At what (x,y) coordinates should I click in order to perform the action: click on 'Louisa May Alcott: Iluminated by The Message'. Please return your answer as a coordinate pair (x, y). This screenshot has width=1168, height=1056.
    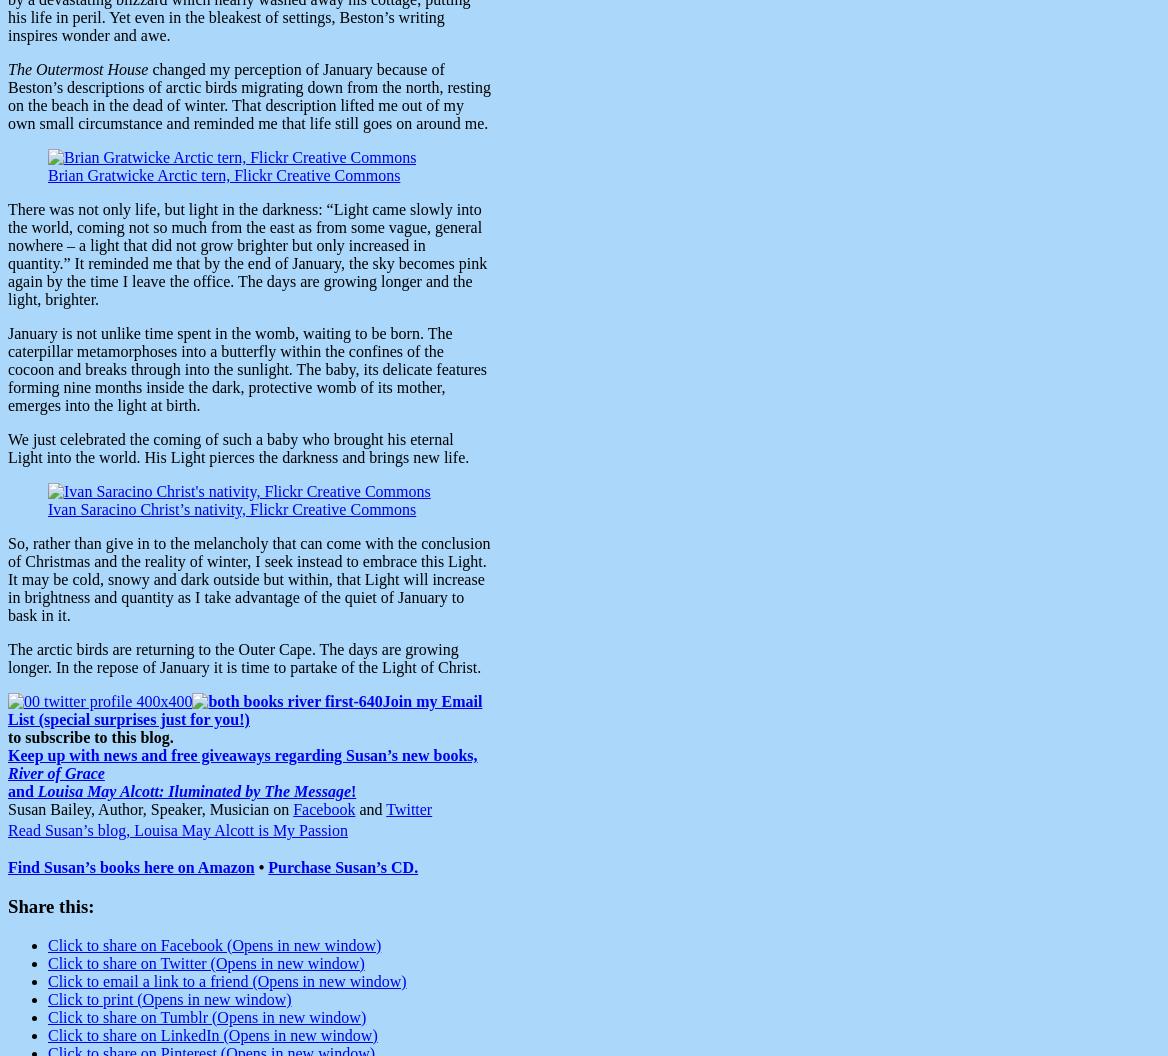
    Looking at the image, I should click on (191, 790).